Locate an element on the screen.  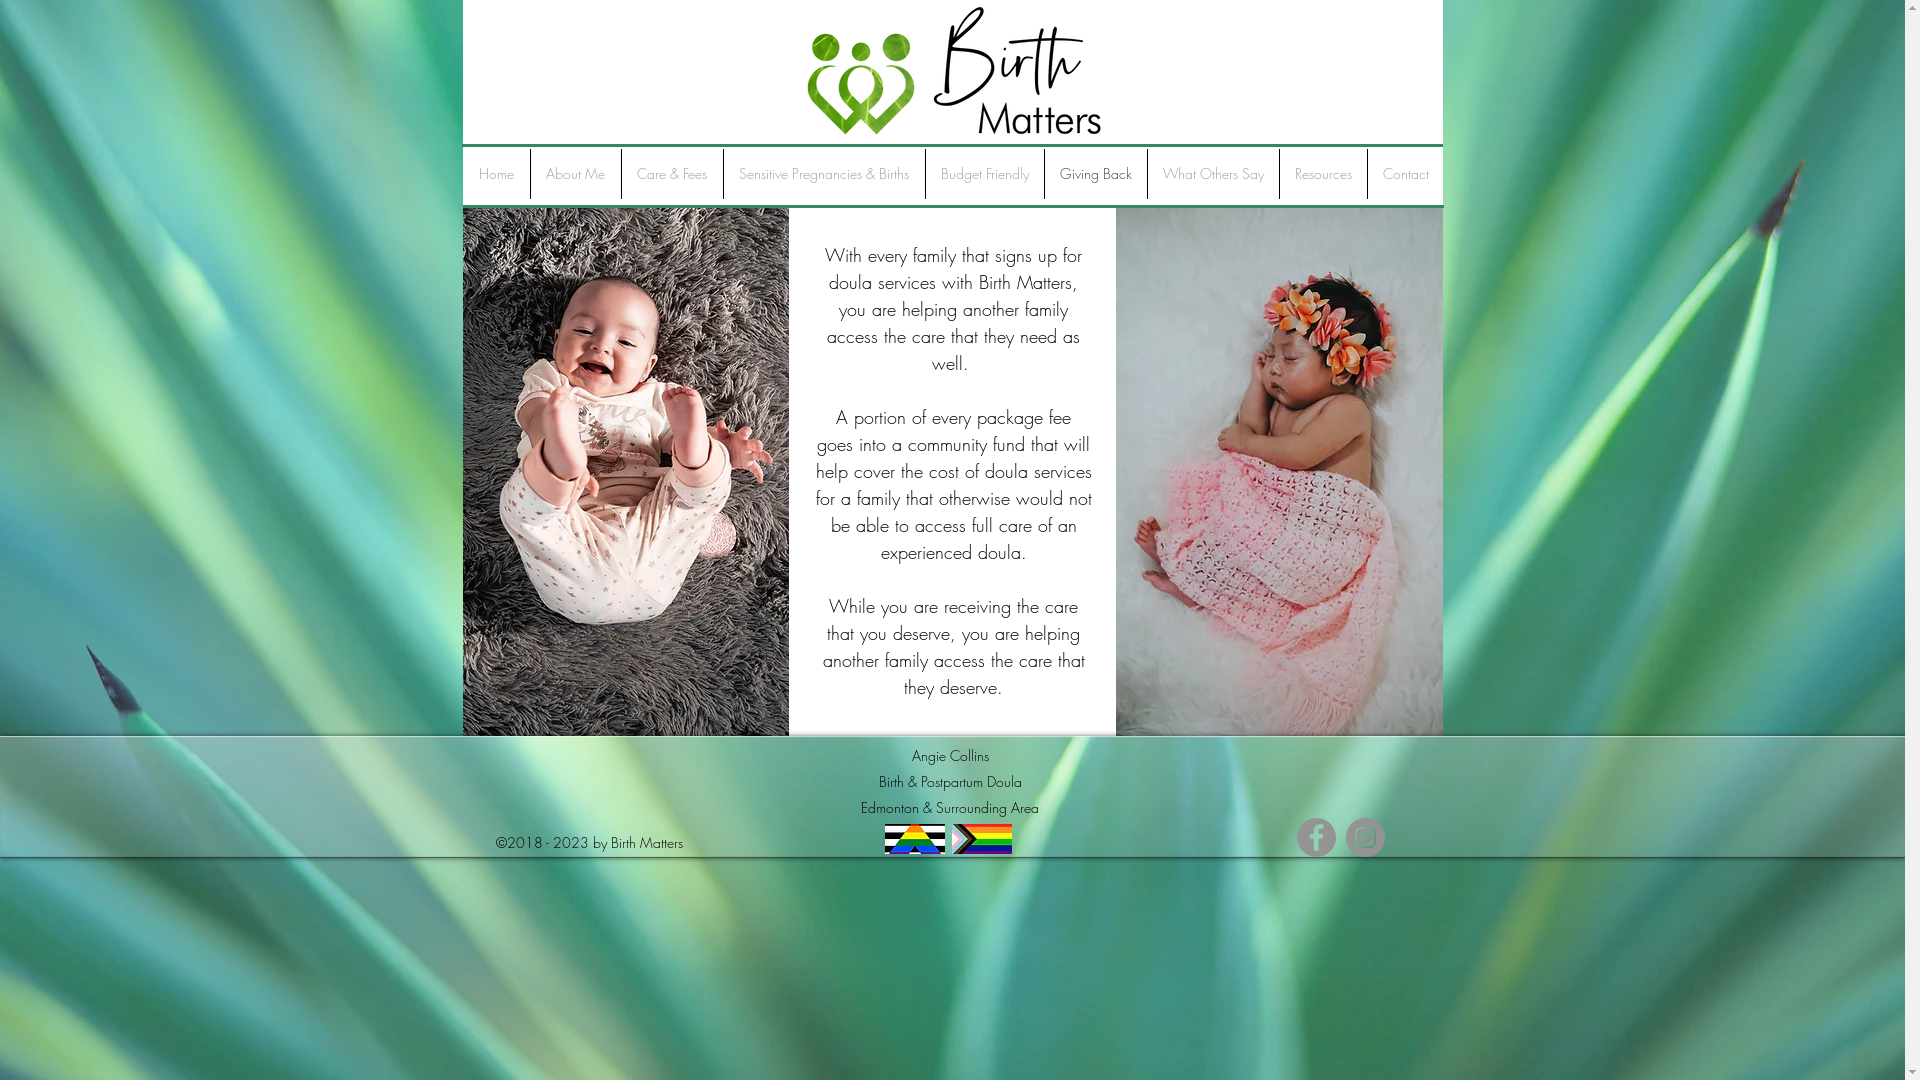
'Giving Back' is located at coordinates (1093, 172).